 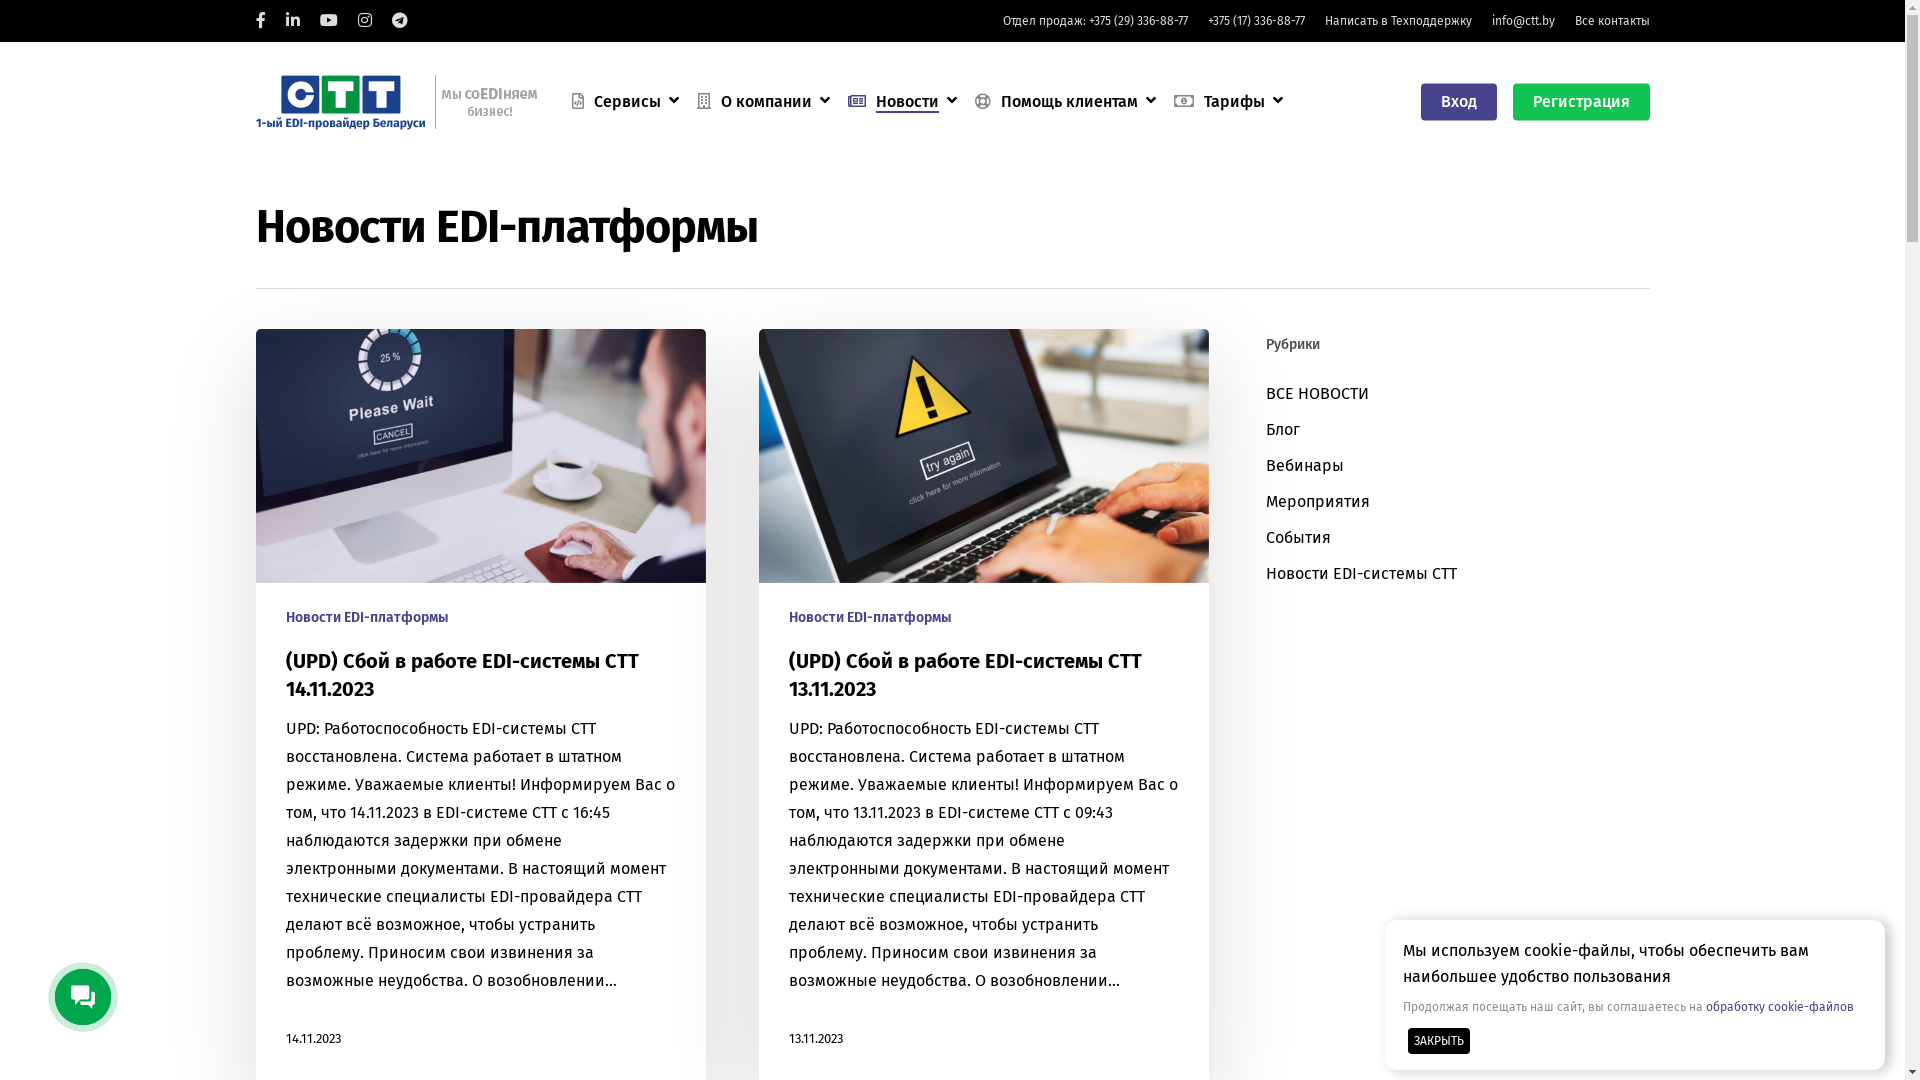 What do you see at coordinates (1255, 20) in the screenshot?
I see `'+375 (17) 336-88-77'` at bounding box center [1255, 20].